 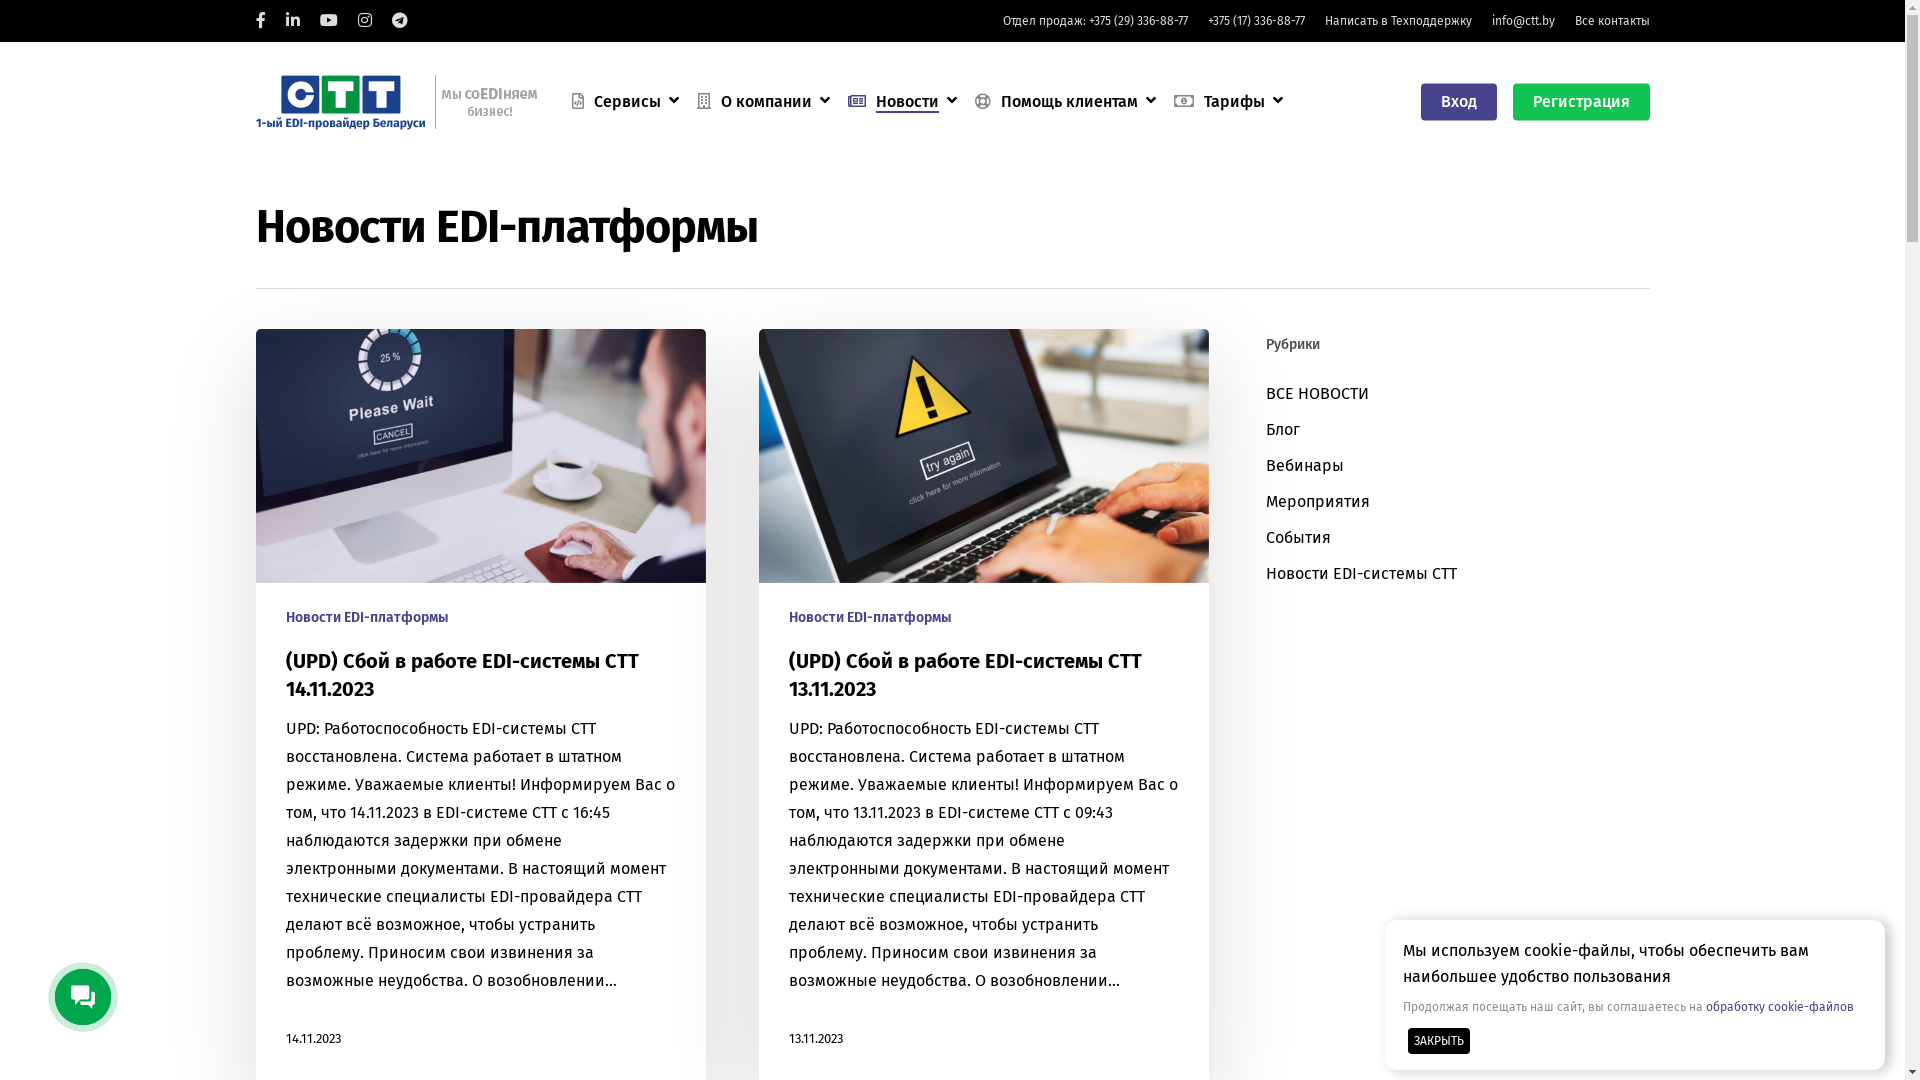 What do you see at coordinates (1255, 20) in the screenshot?
I see `'+375 (17) 336-88-77'` at bounding box center [1255, 20].